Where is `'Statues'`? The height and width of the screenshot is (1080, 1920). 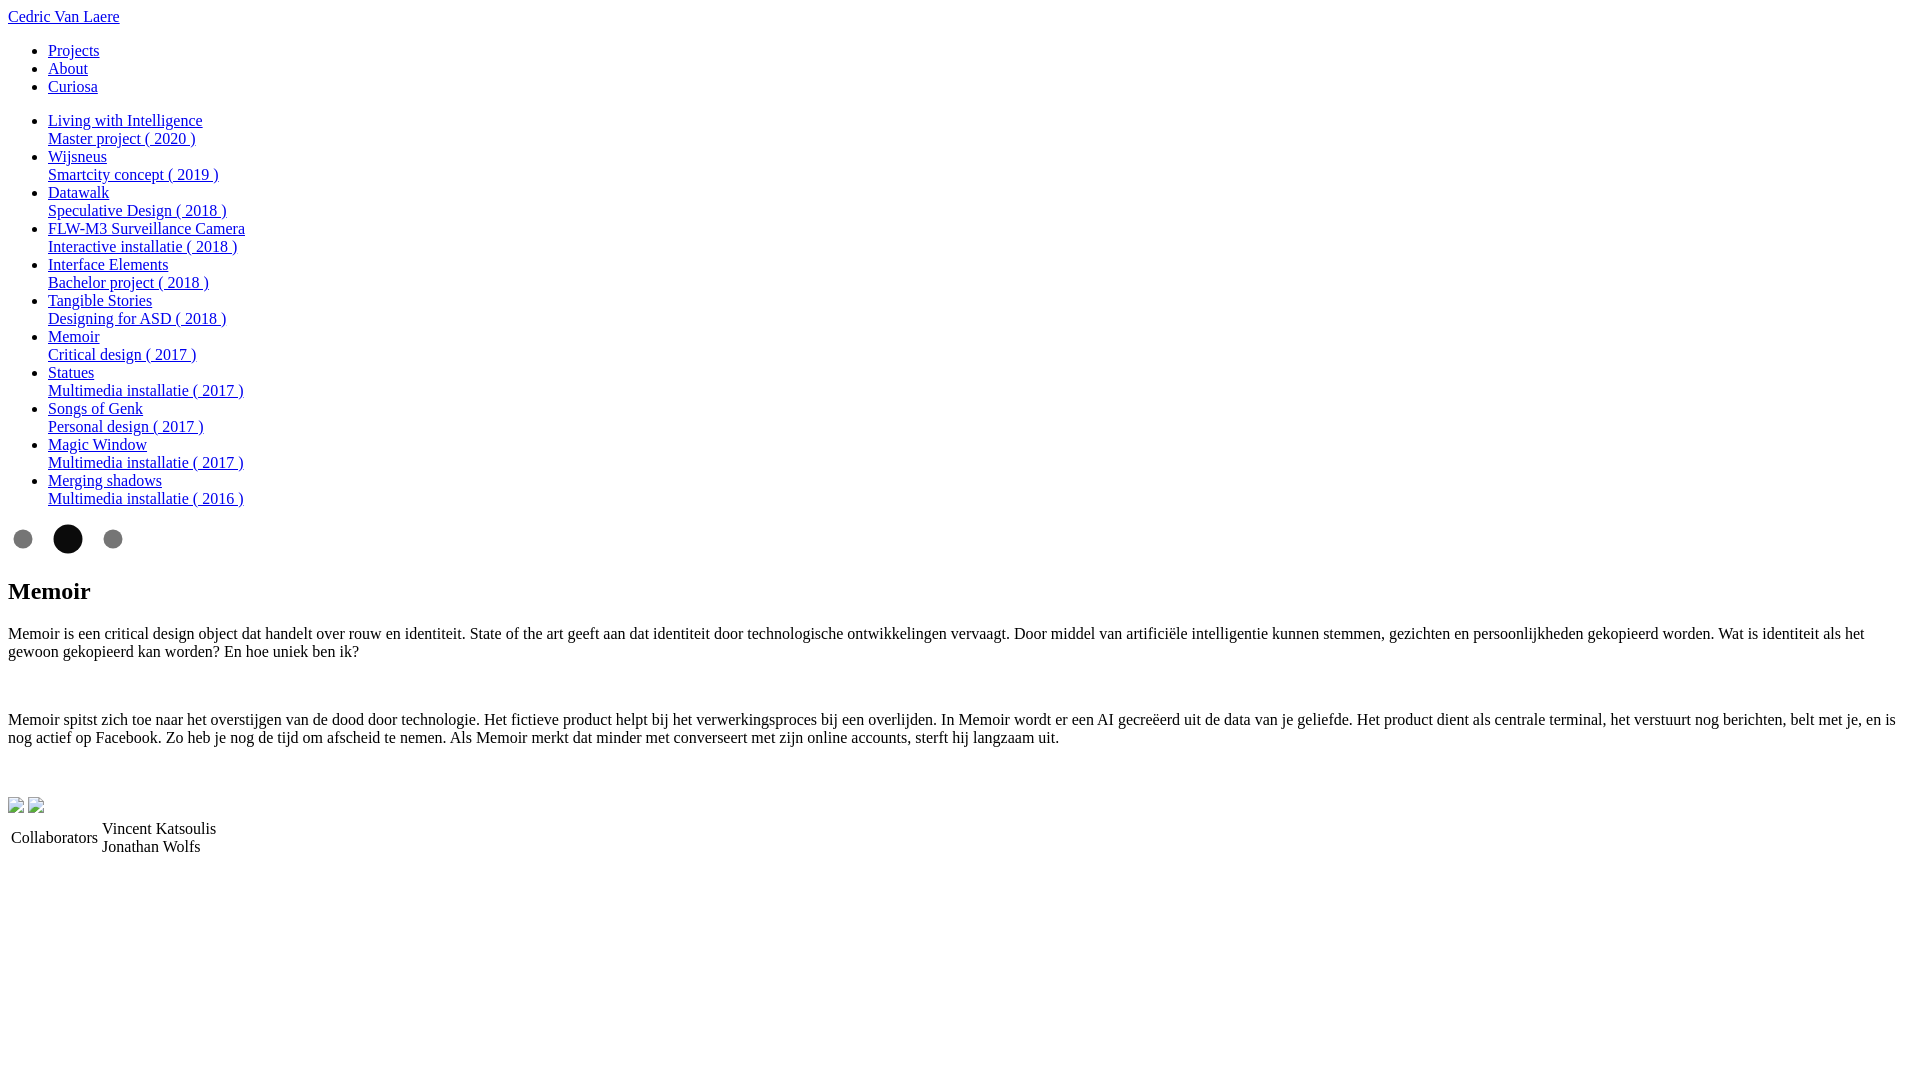
'Statues' is located at coordinates (48, 372).